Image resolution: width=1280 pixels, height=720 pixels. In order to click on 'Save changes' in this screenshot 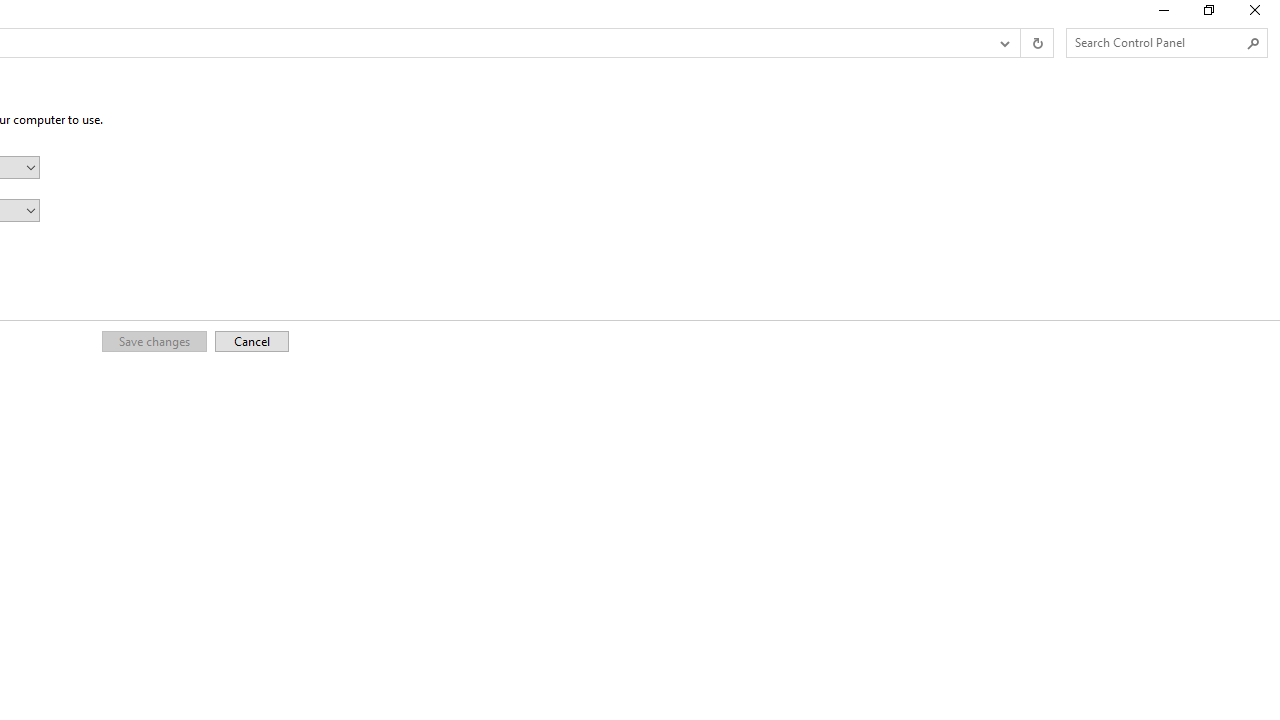, I will do `click(153, 340)`.